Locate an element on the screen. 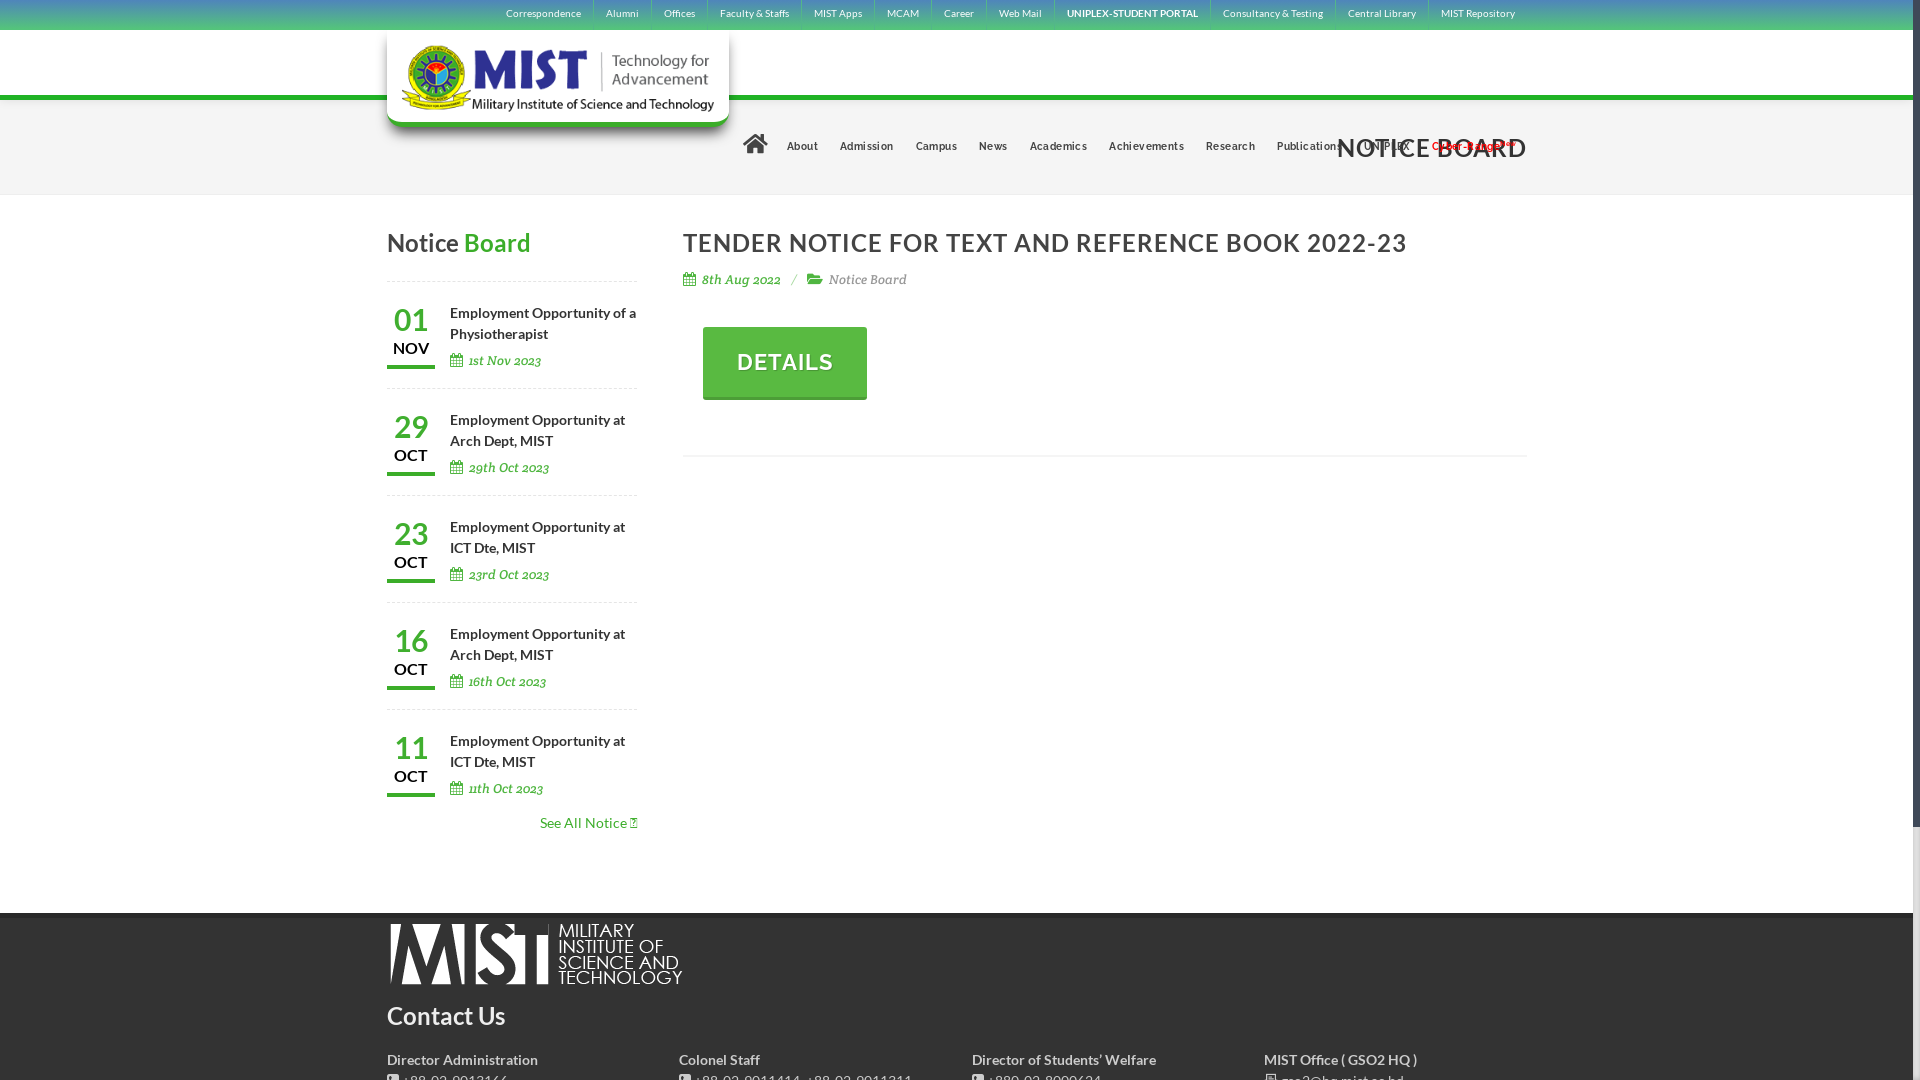 Image resolution: width=1920 pixels, height=1080 pixels. 'Notice Board' is located at coordinates (868, 279).